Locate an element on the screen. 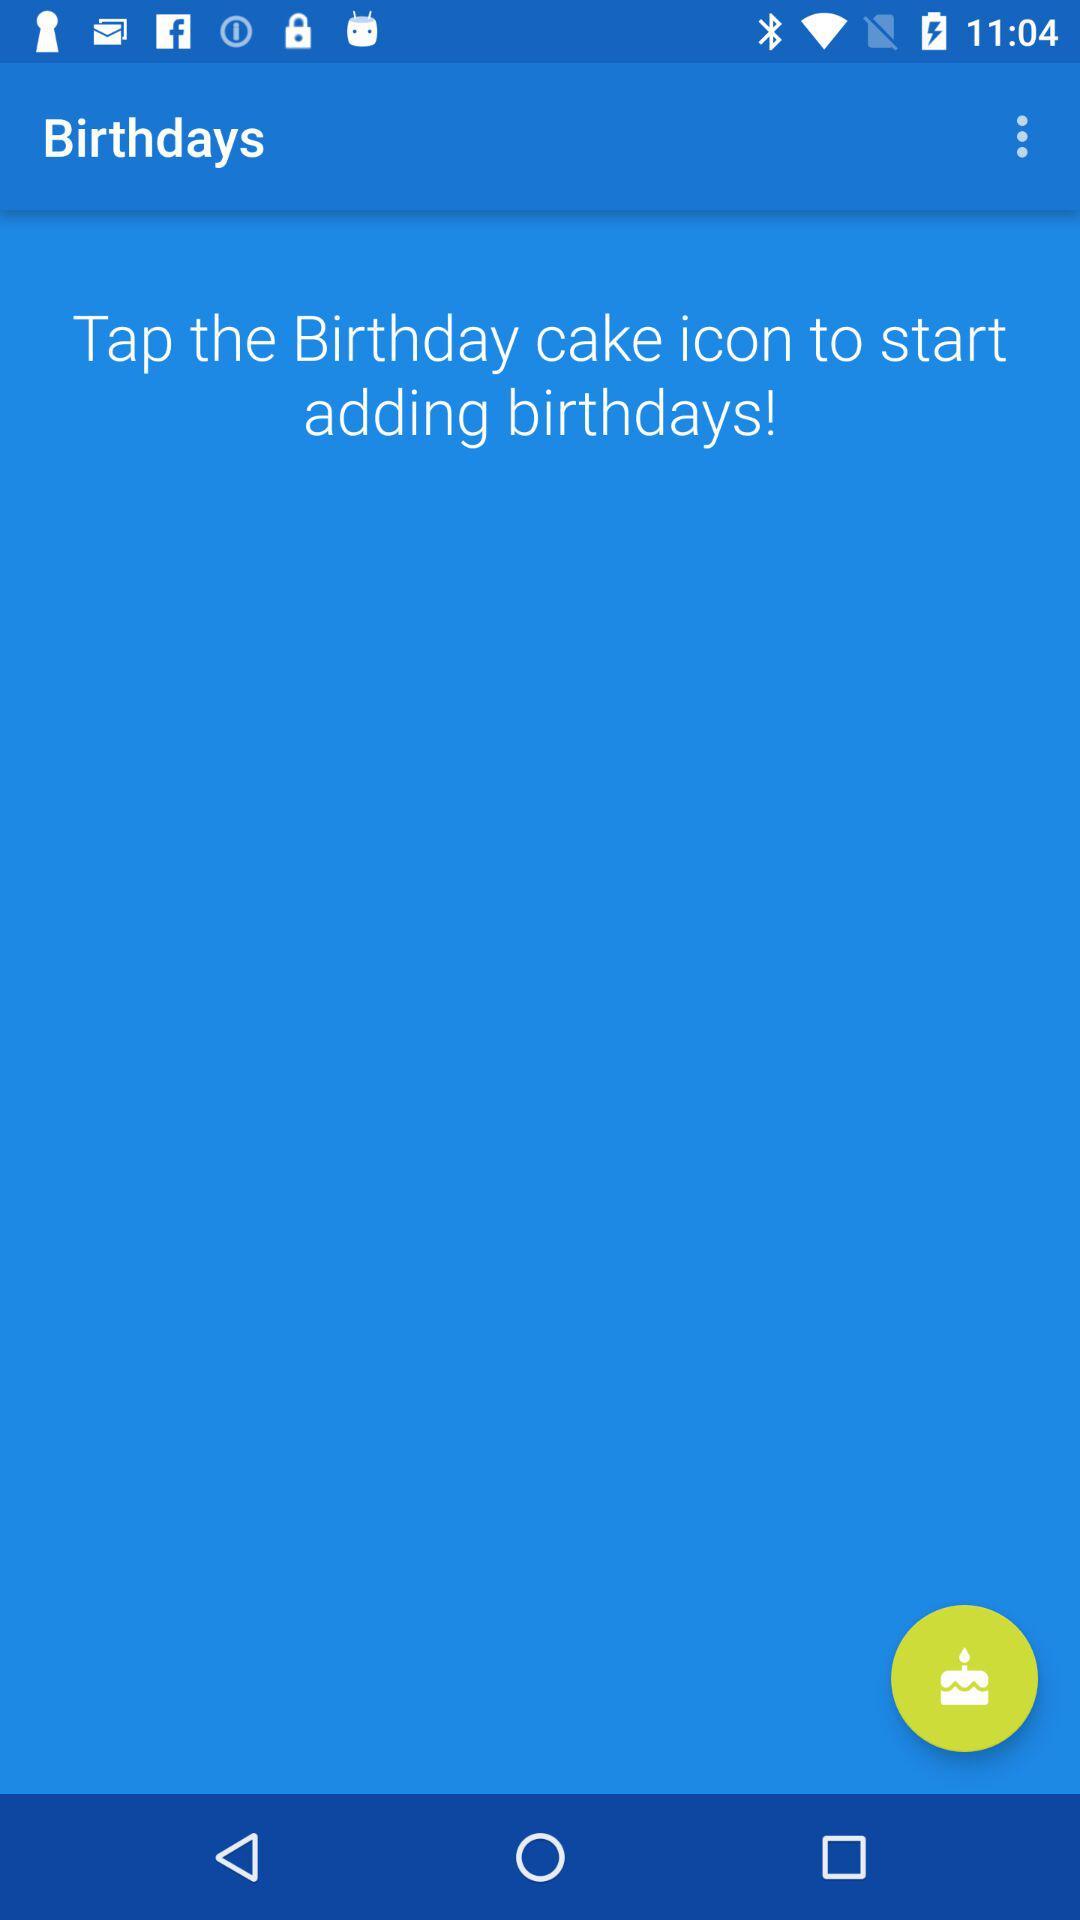  the icon at the top right corner is located at coordinates (1027, 135).